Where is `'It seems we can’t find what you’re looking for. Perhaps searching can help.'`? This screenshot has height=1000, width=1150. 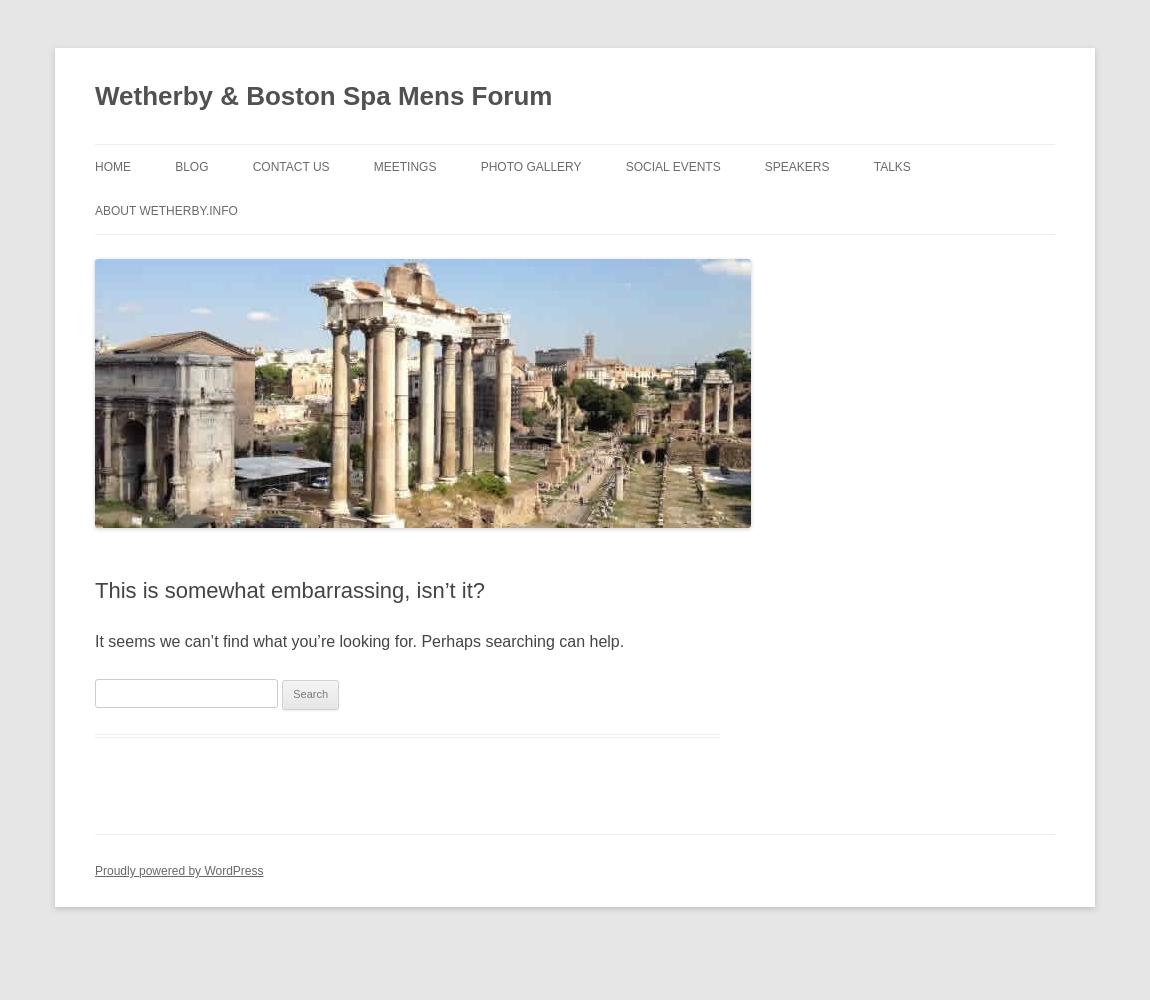
'It seems we can’t find what you’re looking for. Perhaps searching can help.' is located at coordinates (93, 640).